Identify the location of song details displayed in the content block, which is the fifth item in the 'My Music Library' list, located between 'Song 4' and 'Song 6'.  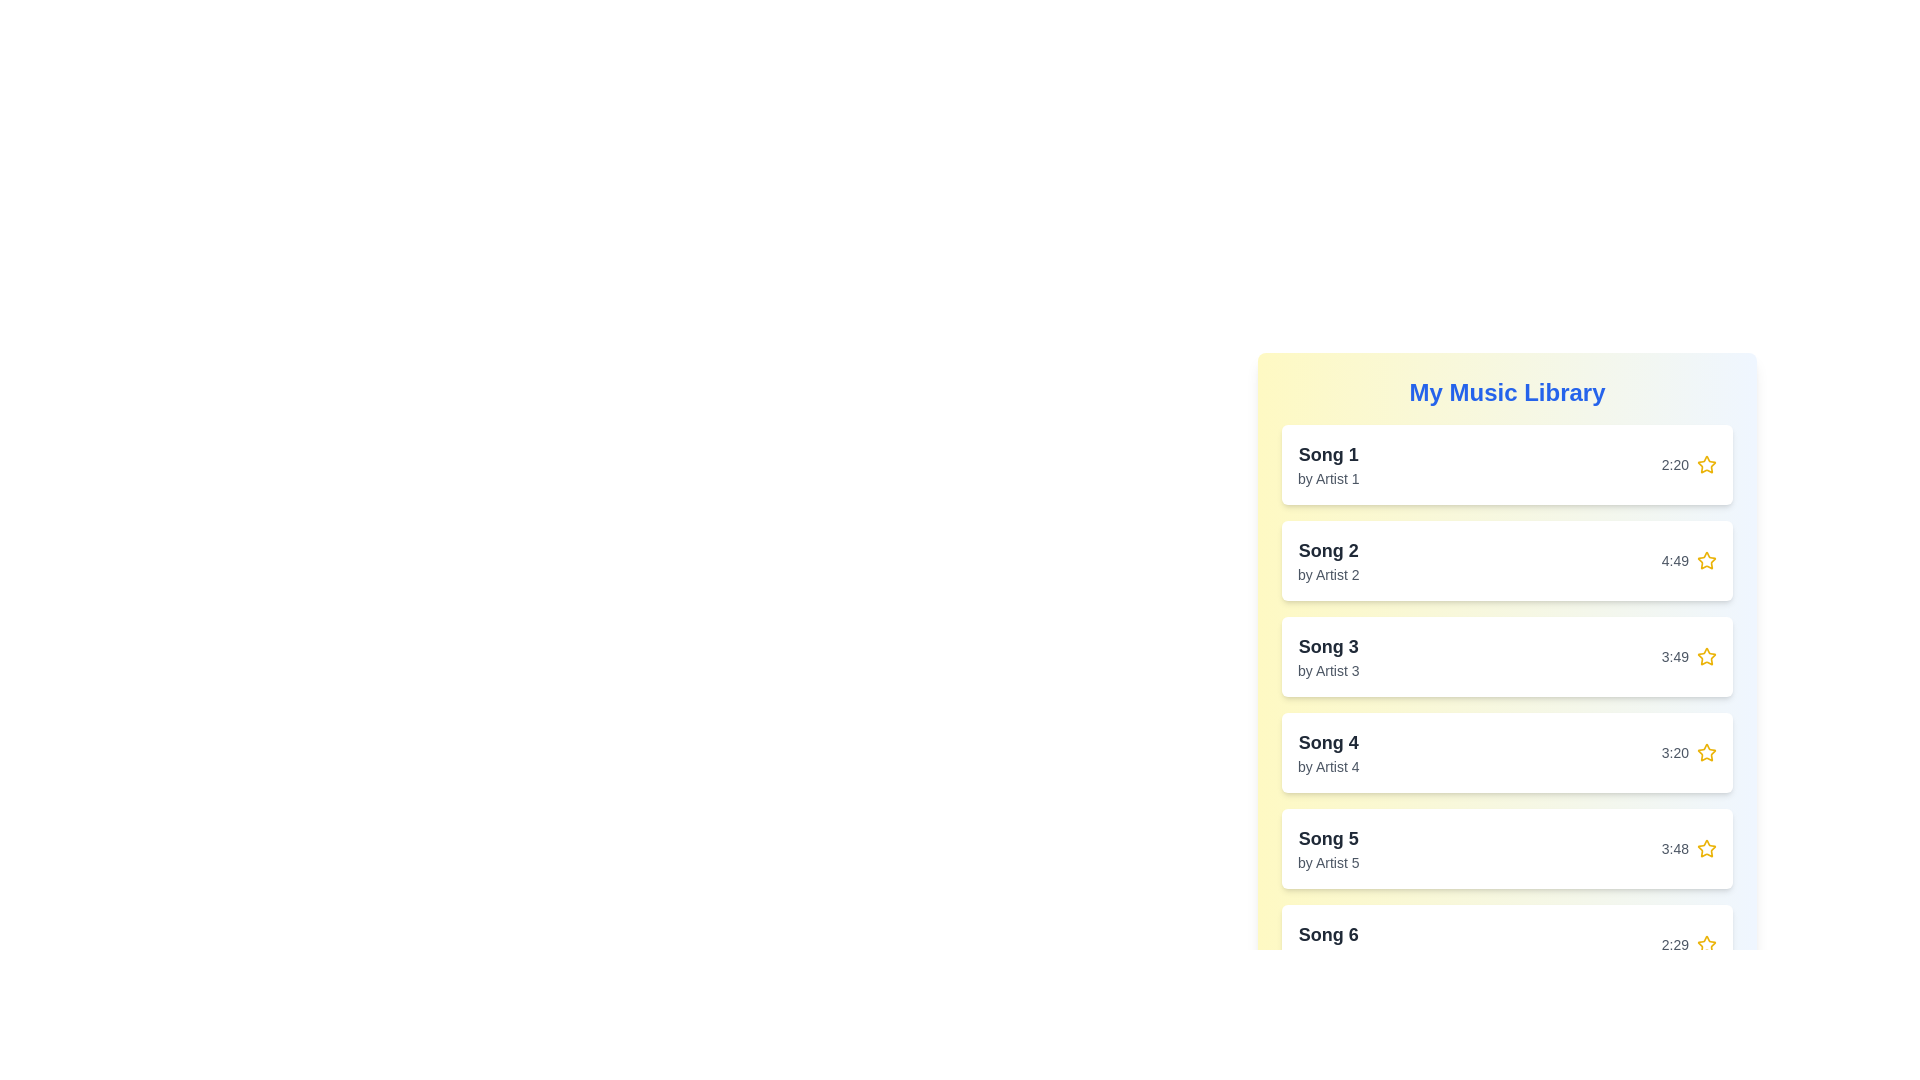
(1507, 848).